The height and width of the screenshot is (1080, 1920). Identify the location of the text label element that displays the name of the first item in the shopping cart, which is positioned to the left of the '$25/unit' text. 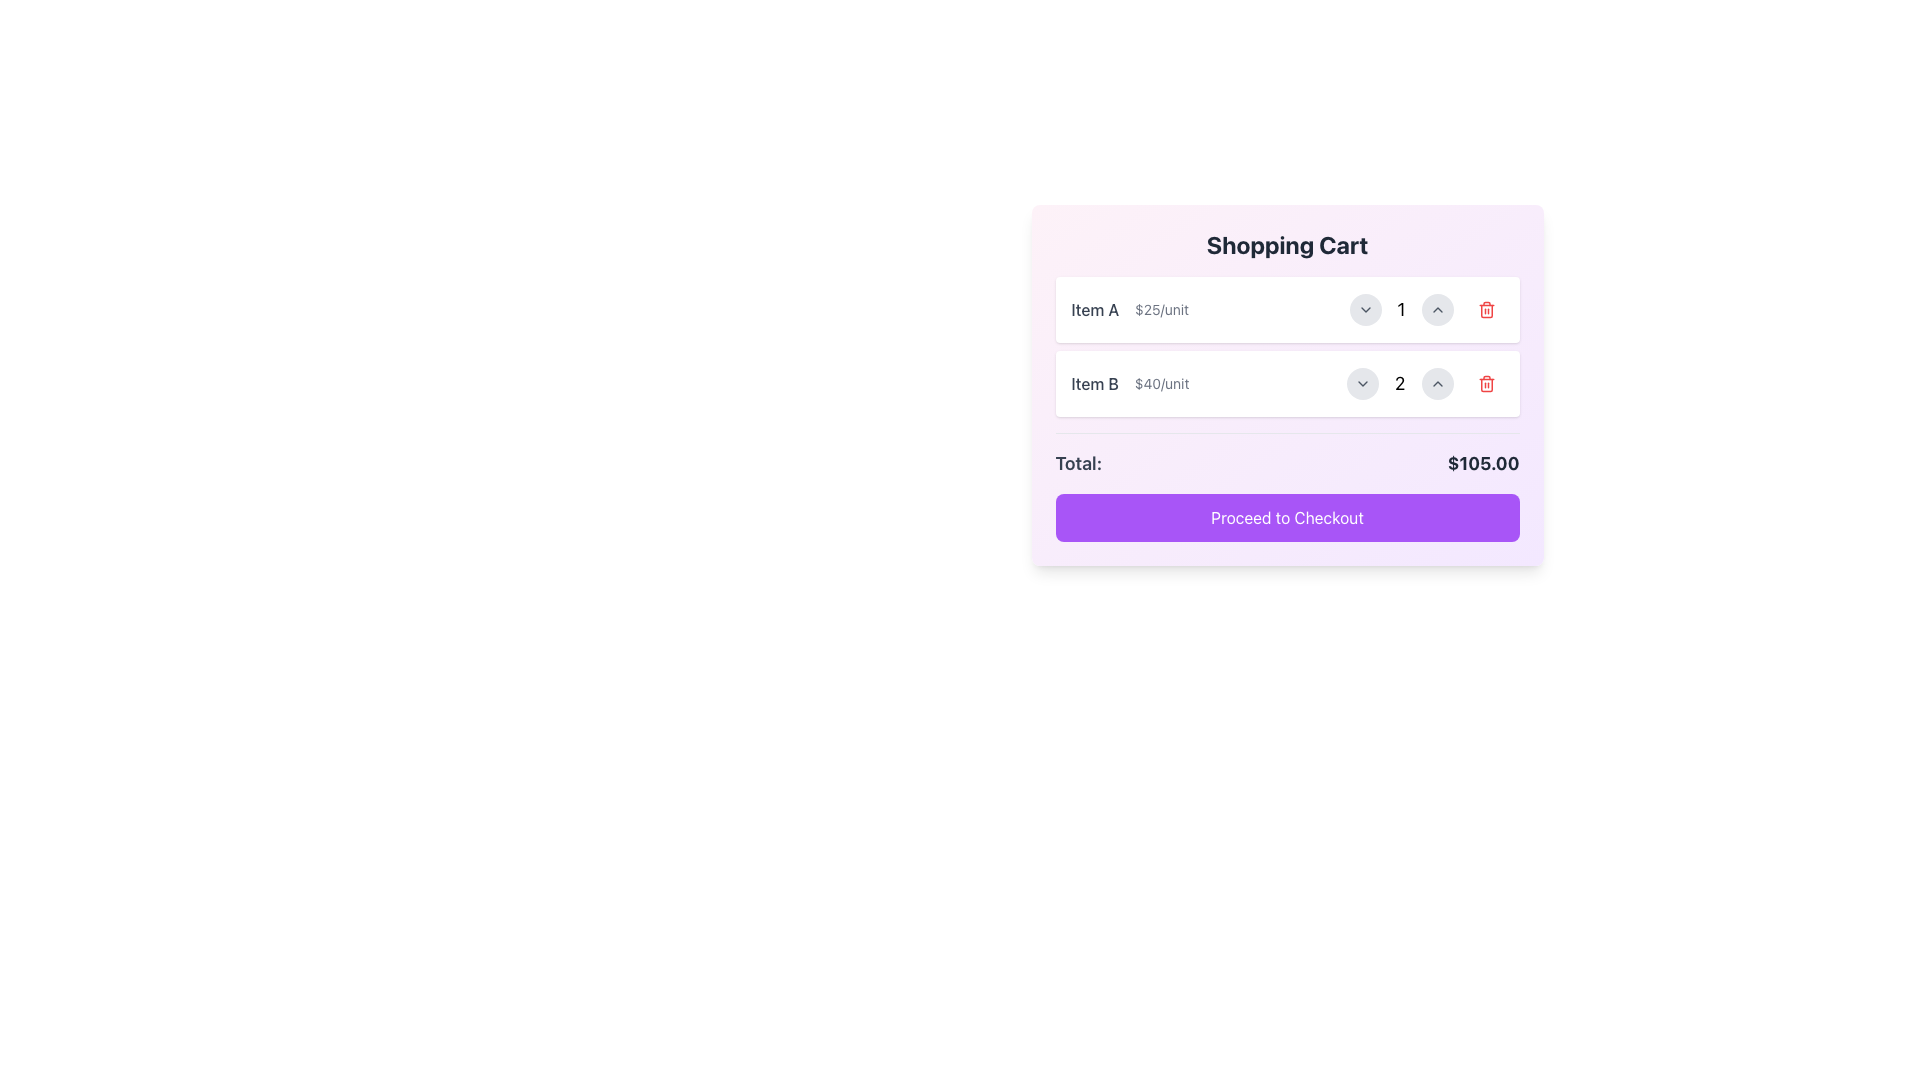
(1094, 309).